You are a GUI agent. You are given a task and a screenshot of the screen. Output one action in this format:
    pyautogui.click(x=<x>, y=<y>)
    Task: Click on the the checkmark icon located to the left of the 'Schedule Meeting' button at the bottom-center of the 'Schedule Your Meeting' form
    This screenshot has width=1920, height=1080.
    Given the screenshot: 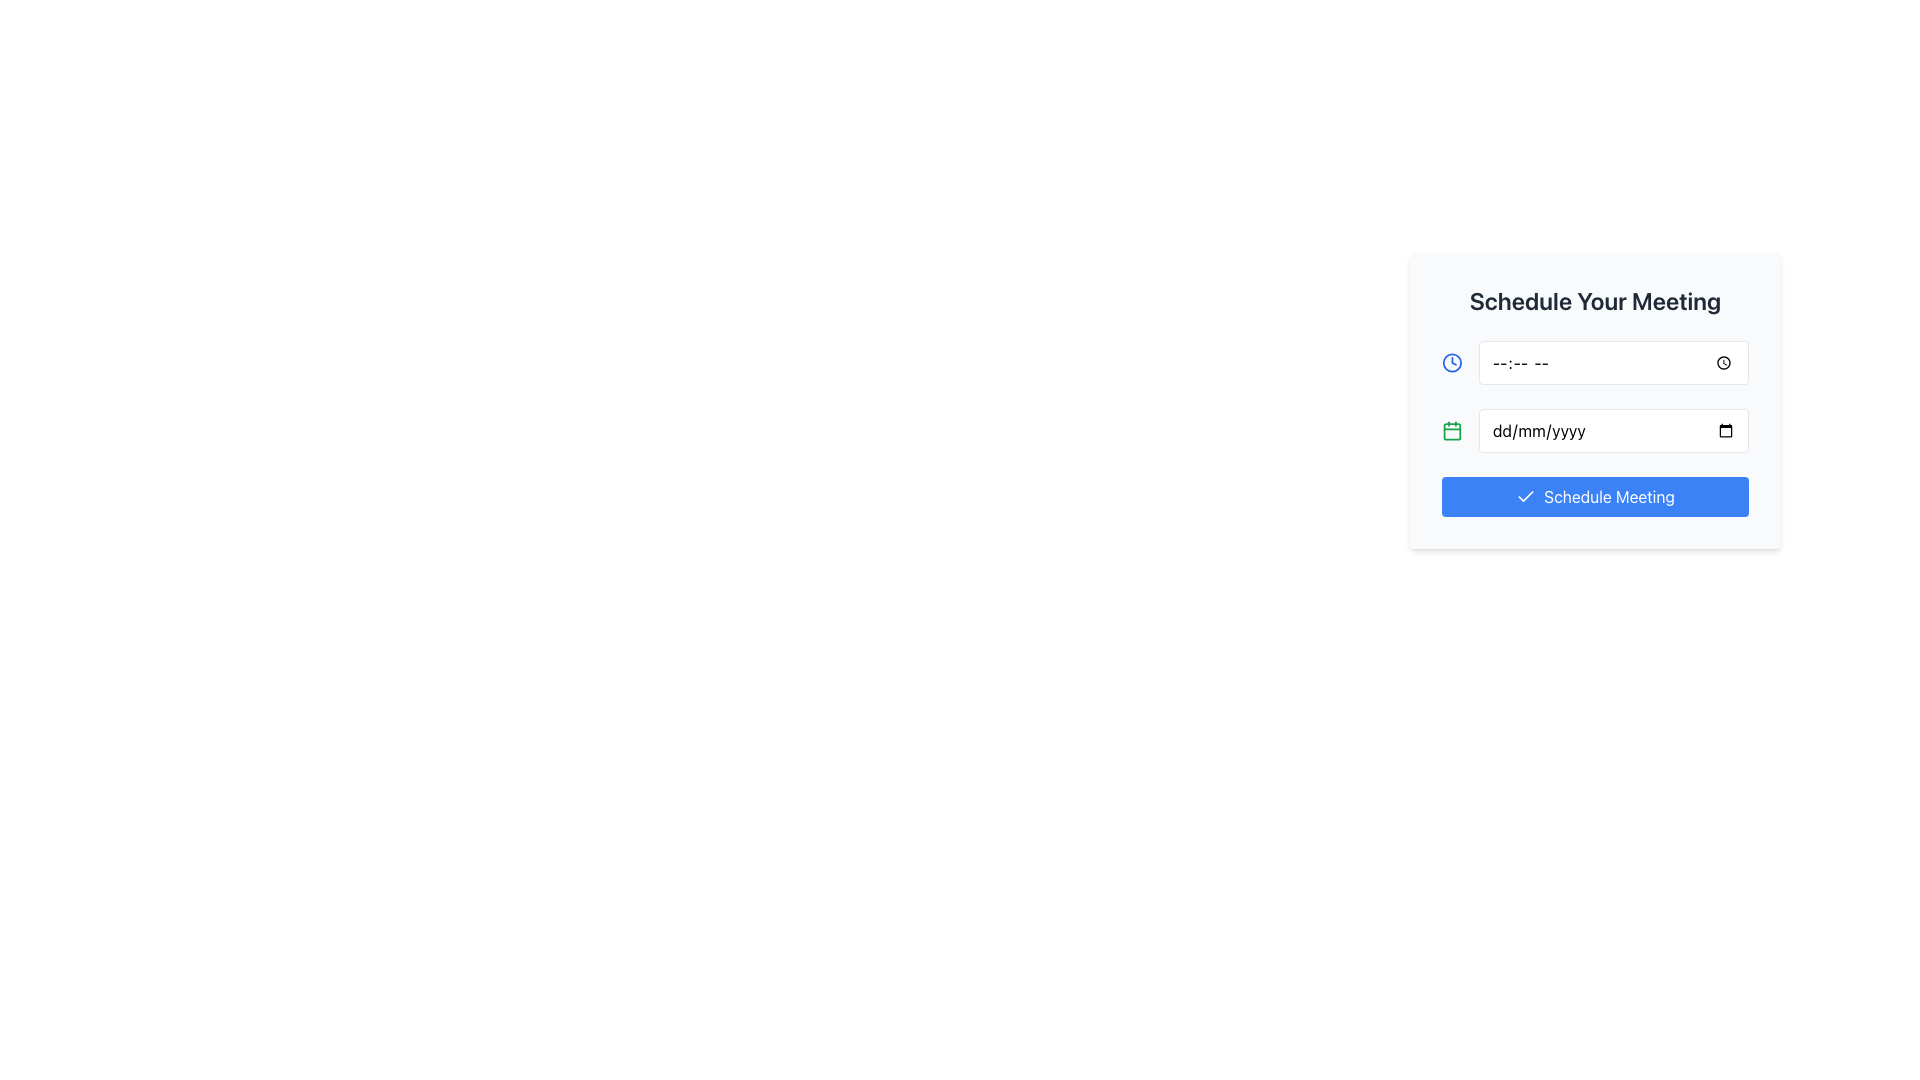 What is the action you would take?
    pyautogui.click(x=1525, y=496)
    